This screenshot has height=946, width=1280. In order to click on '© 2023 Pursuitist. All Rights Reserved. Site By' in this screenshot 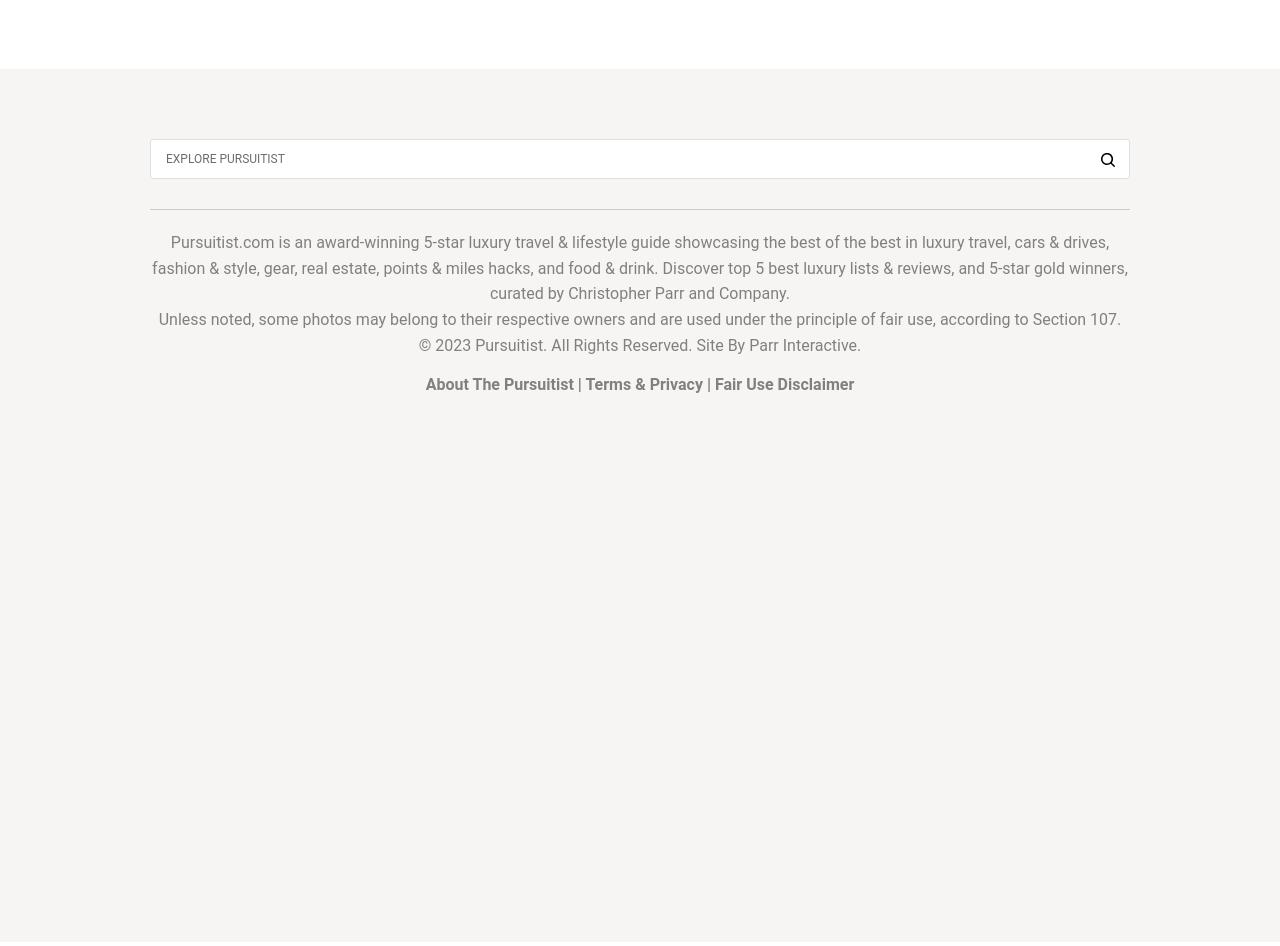, I will do `click(582, 344)`.